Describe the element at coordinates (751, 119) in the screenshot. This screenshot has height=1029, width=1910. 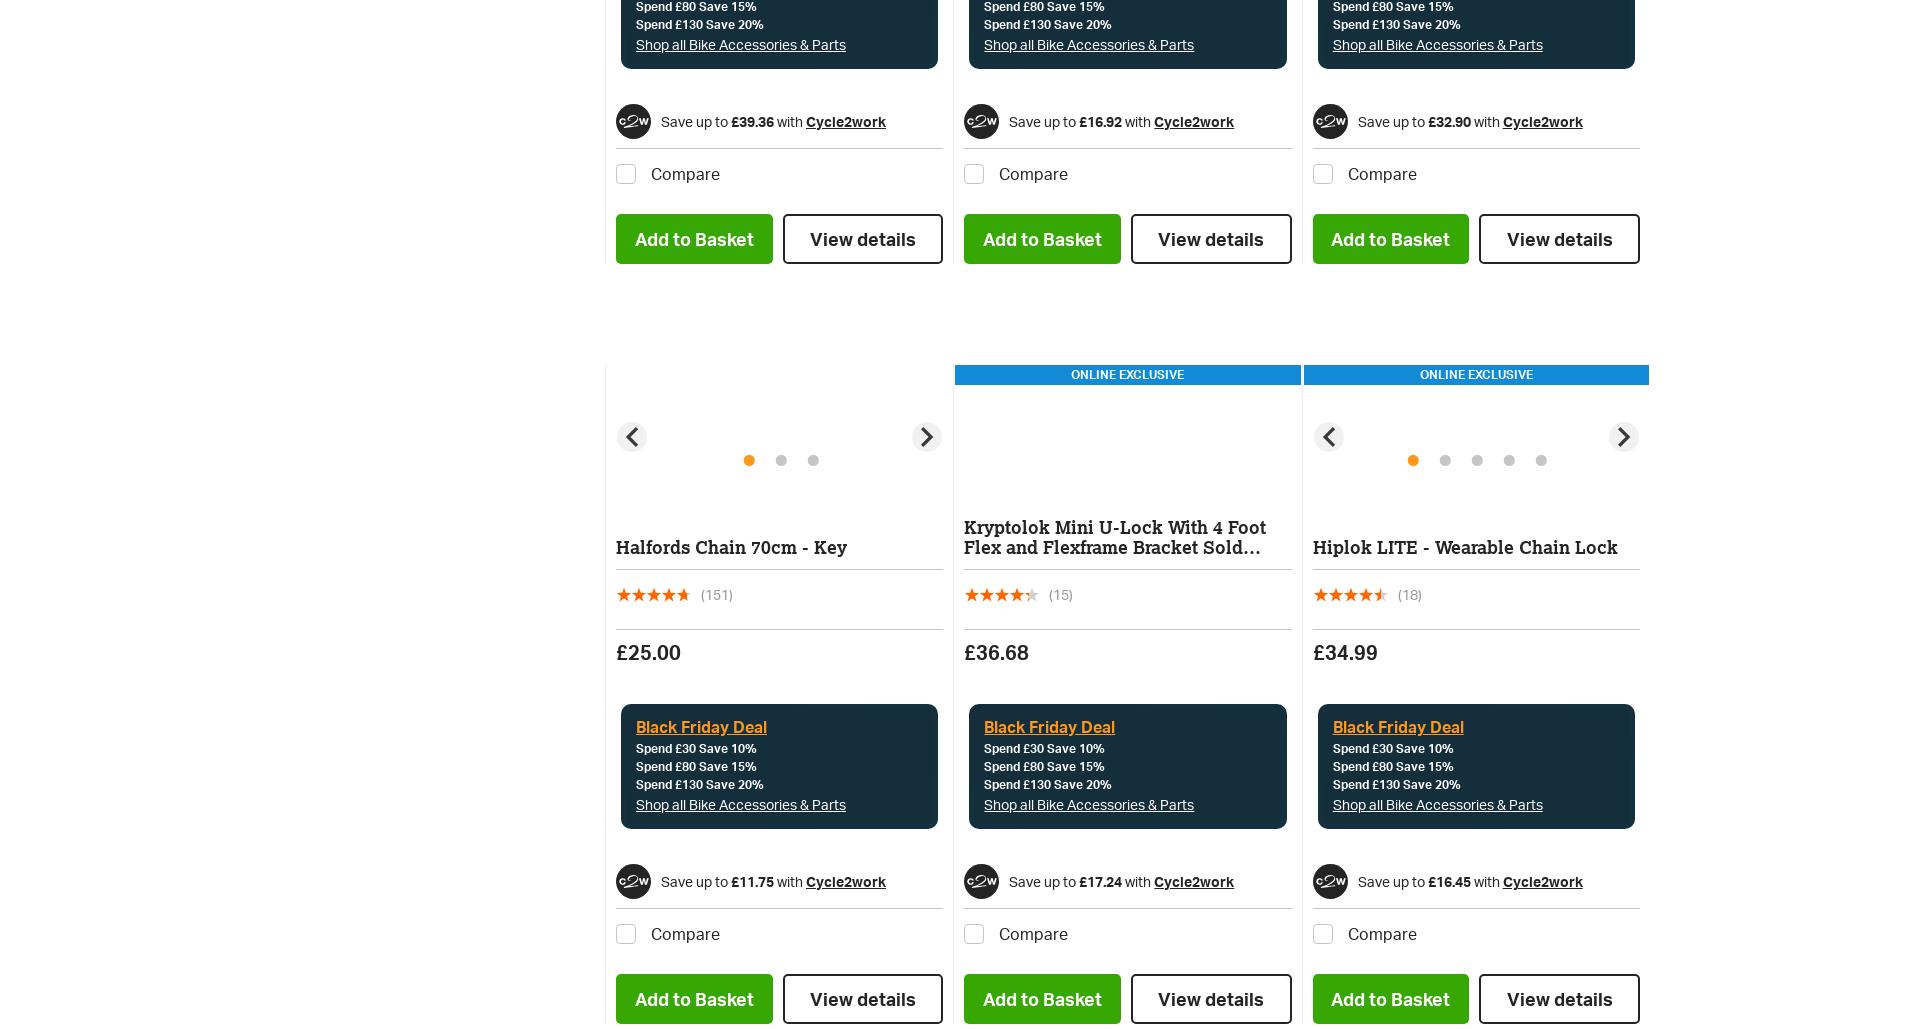
I see `'£39.36'` at that location.